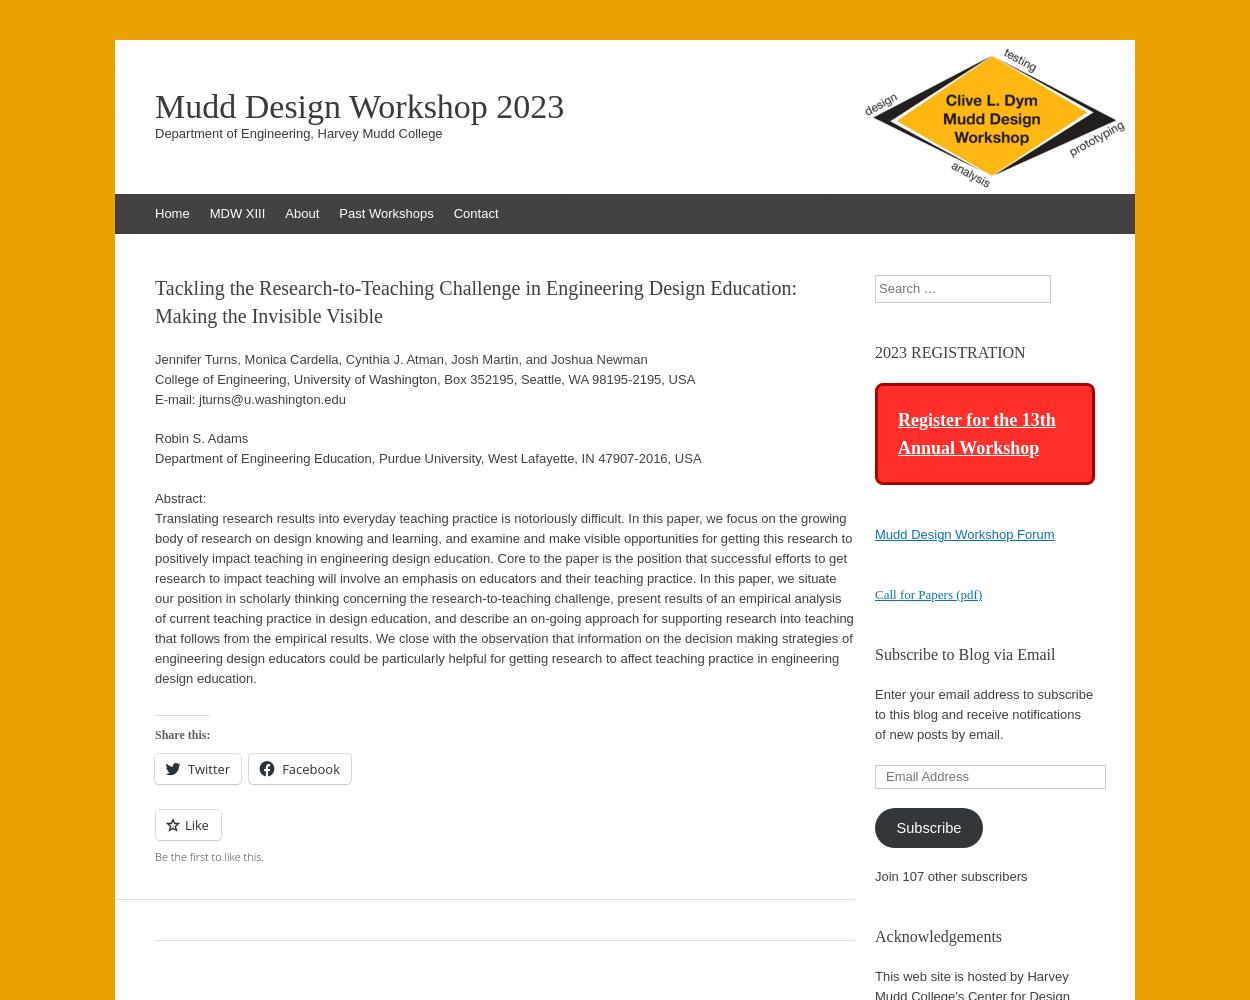  What do you see at coordinates (155, 457) in the screenshot?
I see `'Department of Engineering Education, Purdue University, West Lafayette, IN 47907-2016, USA'` at bounding box center [155, 457].